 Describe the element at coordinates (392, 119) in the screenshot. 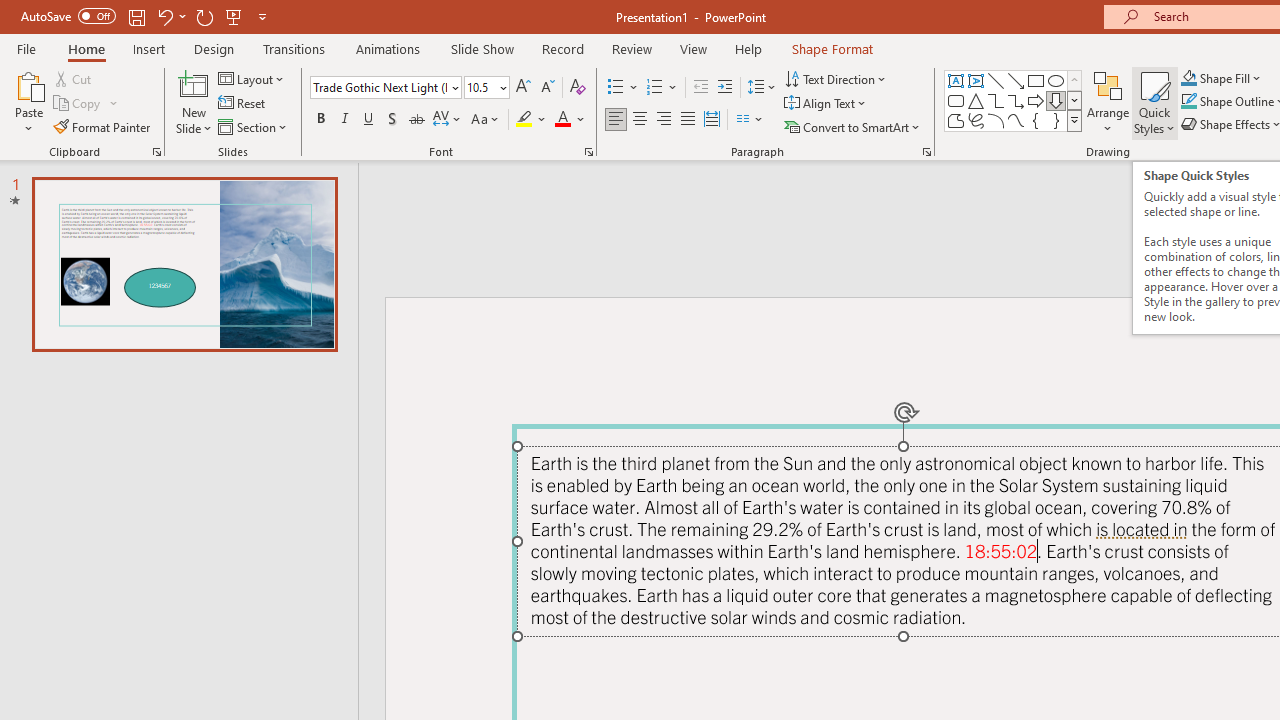

I see `'Shadow'` at that location.